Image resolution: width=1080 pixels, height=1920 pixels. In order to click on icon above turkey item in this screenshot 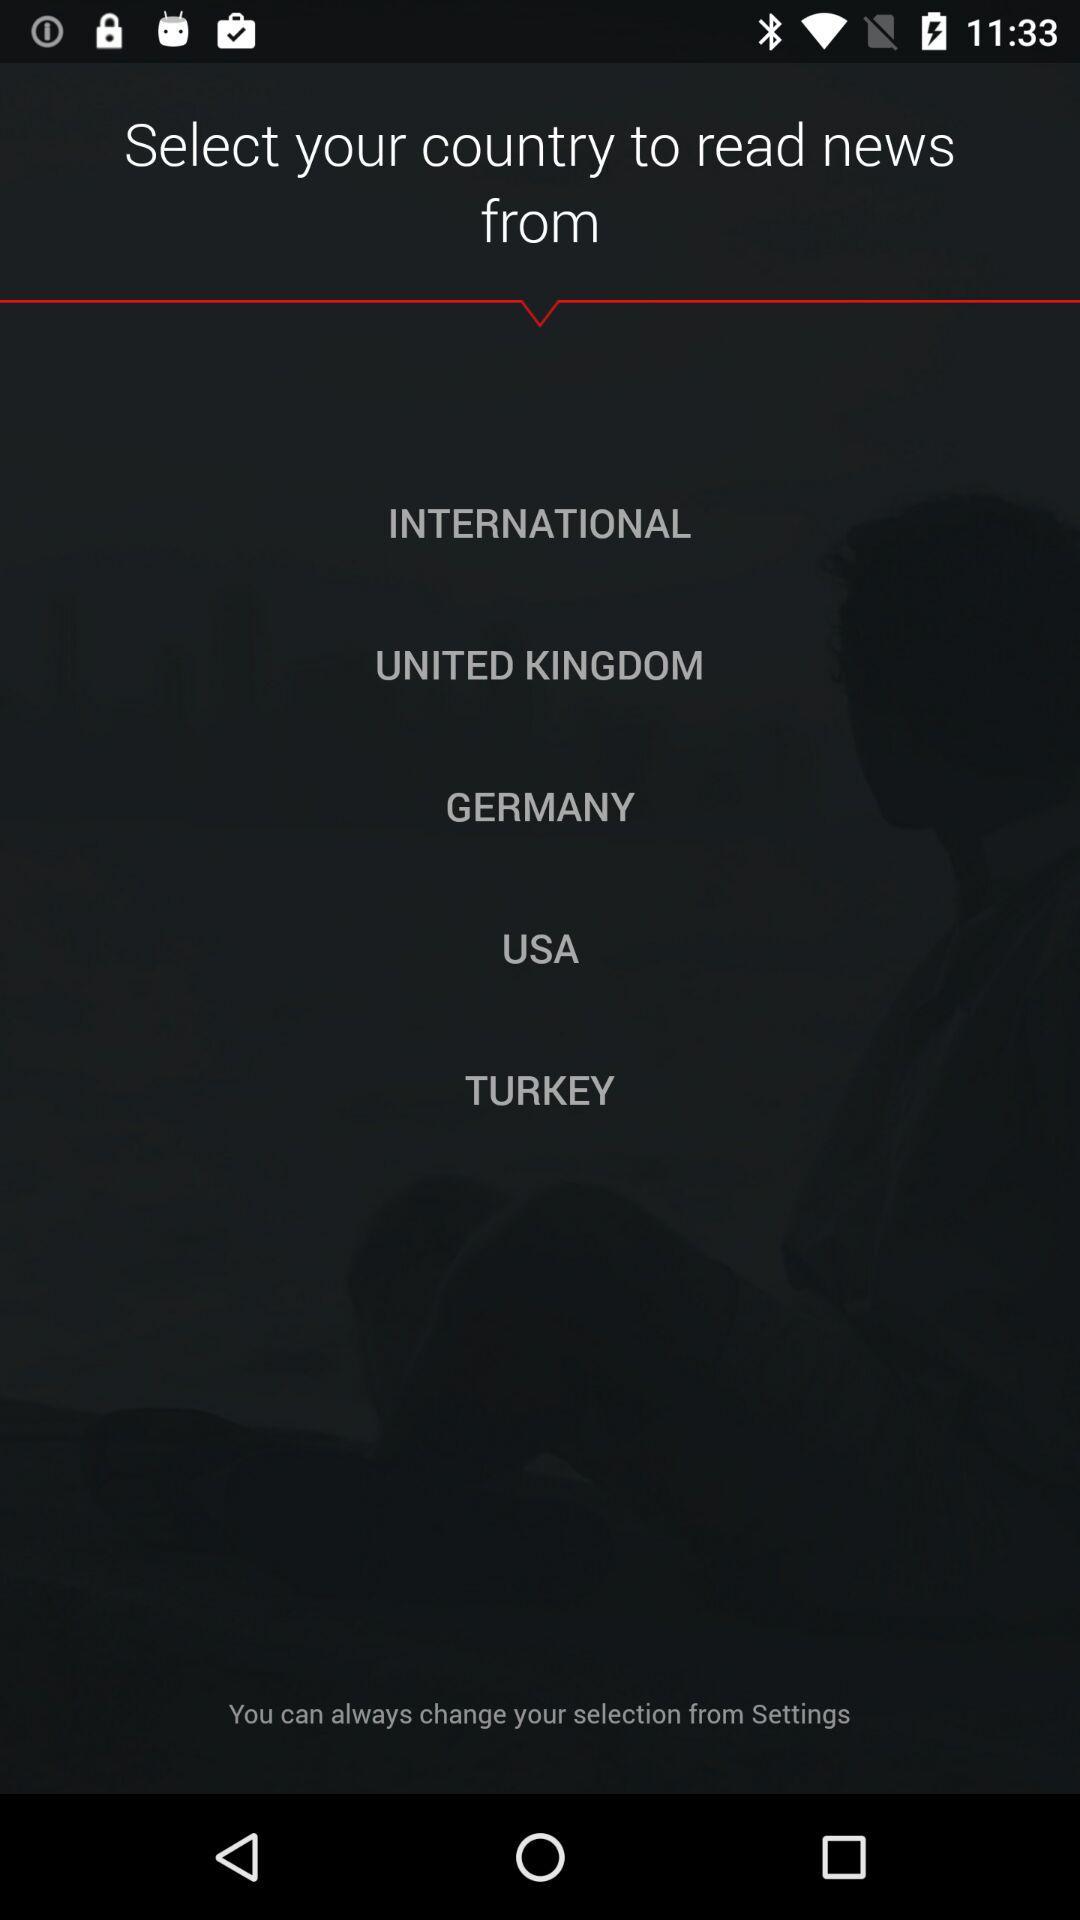, I will do `click(540, 946)`.